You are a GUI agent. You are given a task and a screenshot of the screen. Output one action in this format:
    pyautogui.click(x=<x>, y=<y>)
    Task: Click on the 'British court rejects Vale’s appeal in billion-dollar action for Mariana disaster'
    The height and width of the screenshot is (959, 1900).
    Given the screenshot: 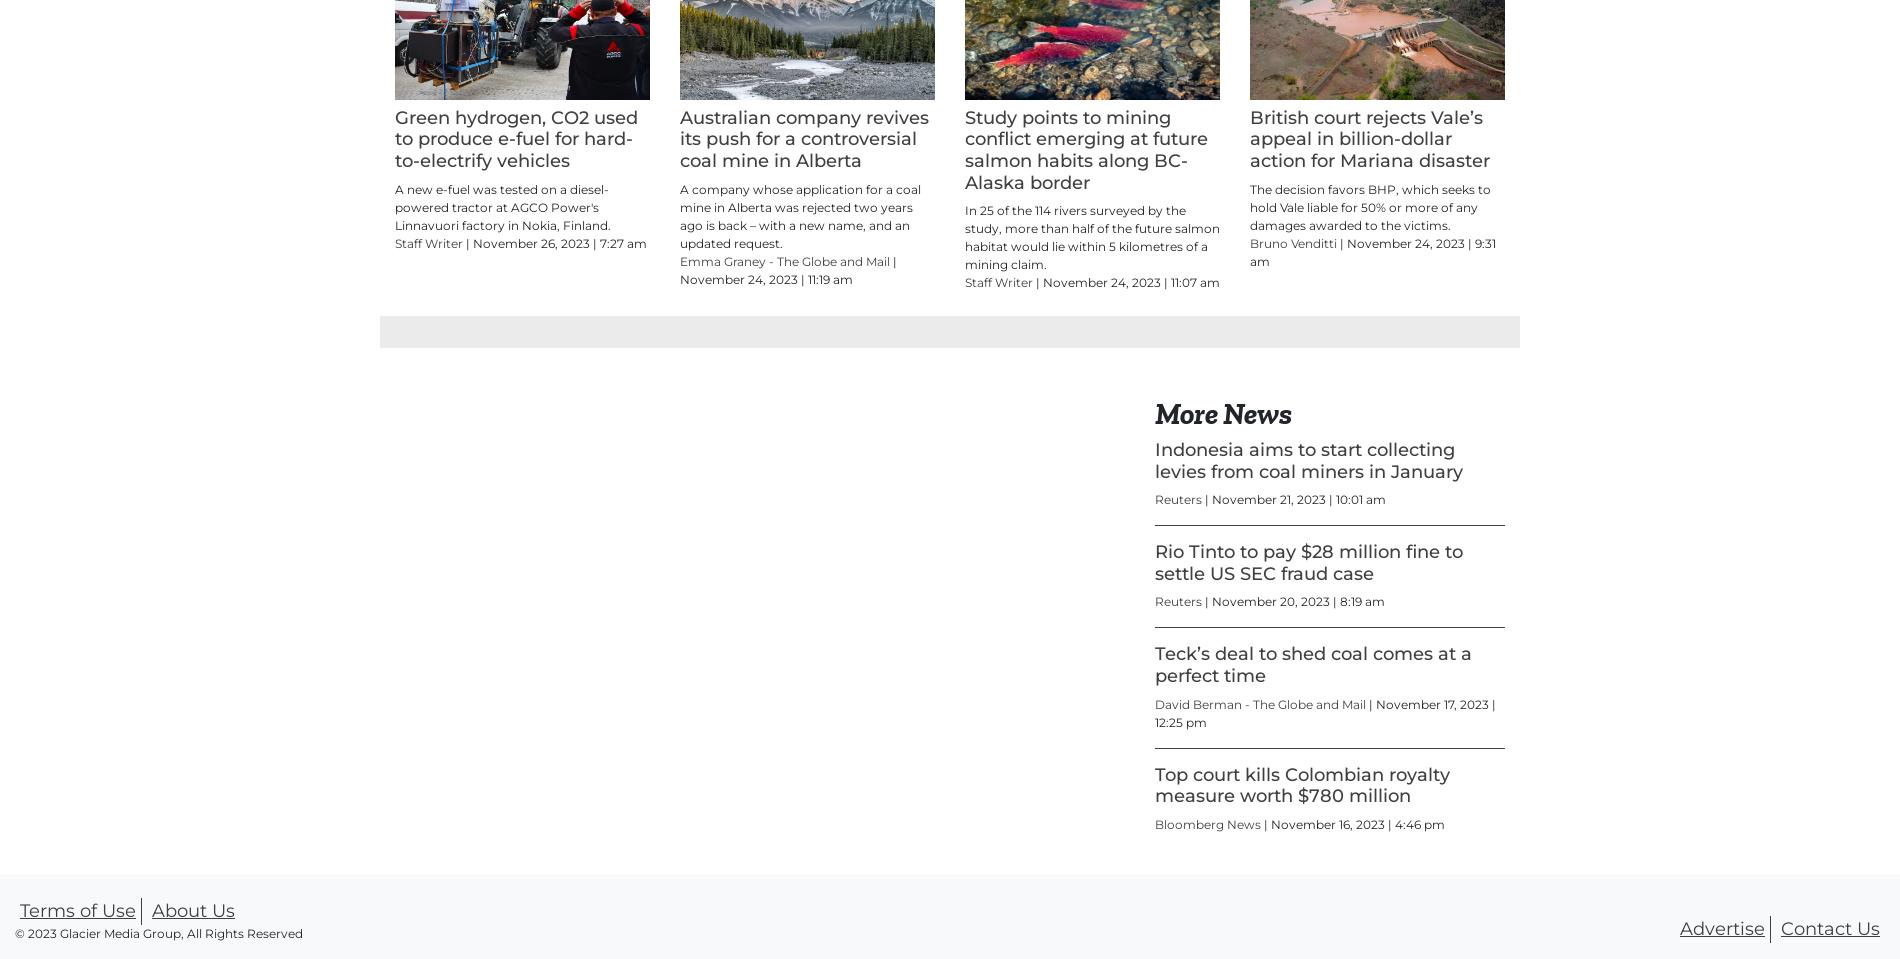 What is the action you would take?
    pyautogui.click(x=1249, y=228)
    